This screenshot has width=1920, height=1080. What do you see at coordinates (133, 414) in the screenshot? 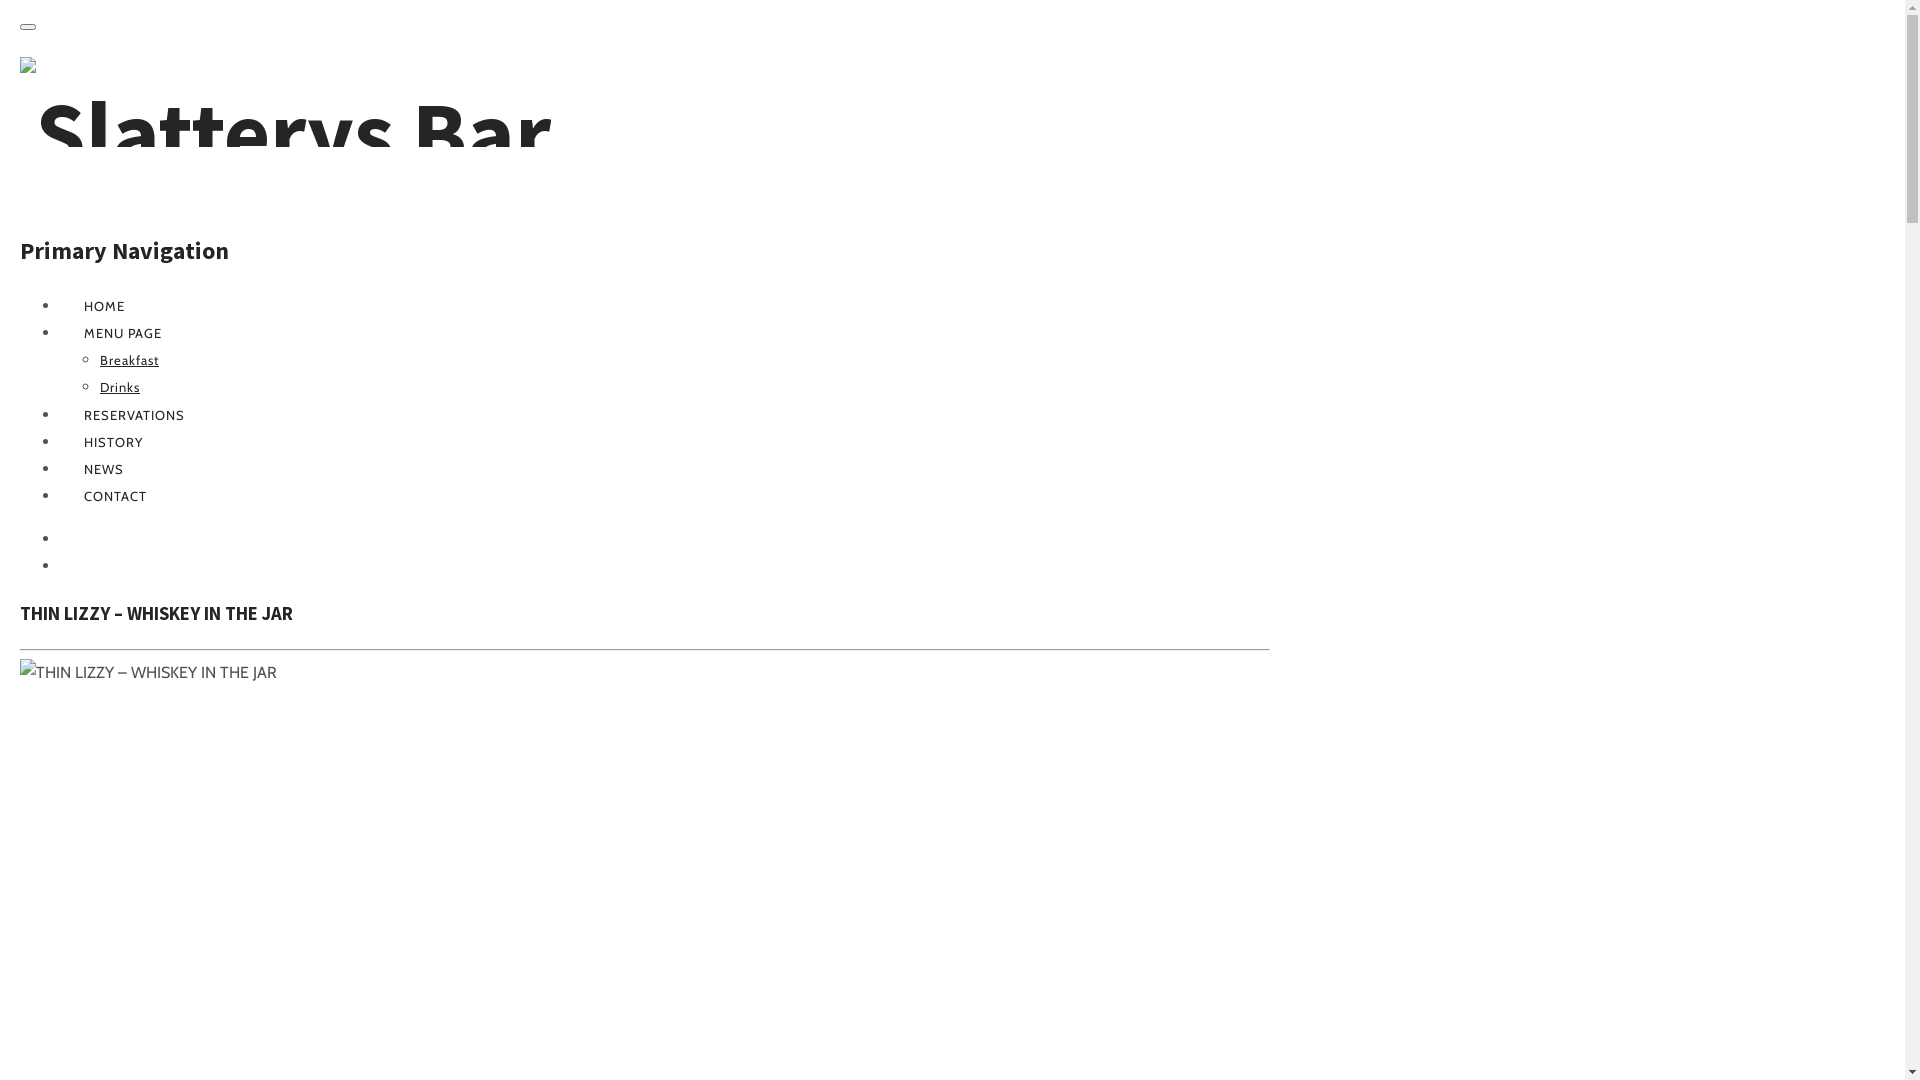
I see `'RESERVATIONS'` at bounding box center [133, 414].